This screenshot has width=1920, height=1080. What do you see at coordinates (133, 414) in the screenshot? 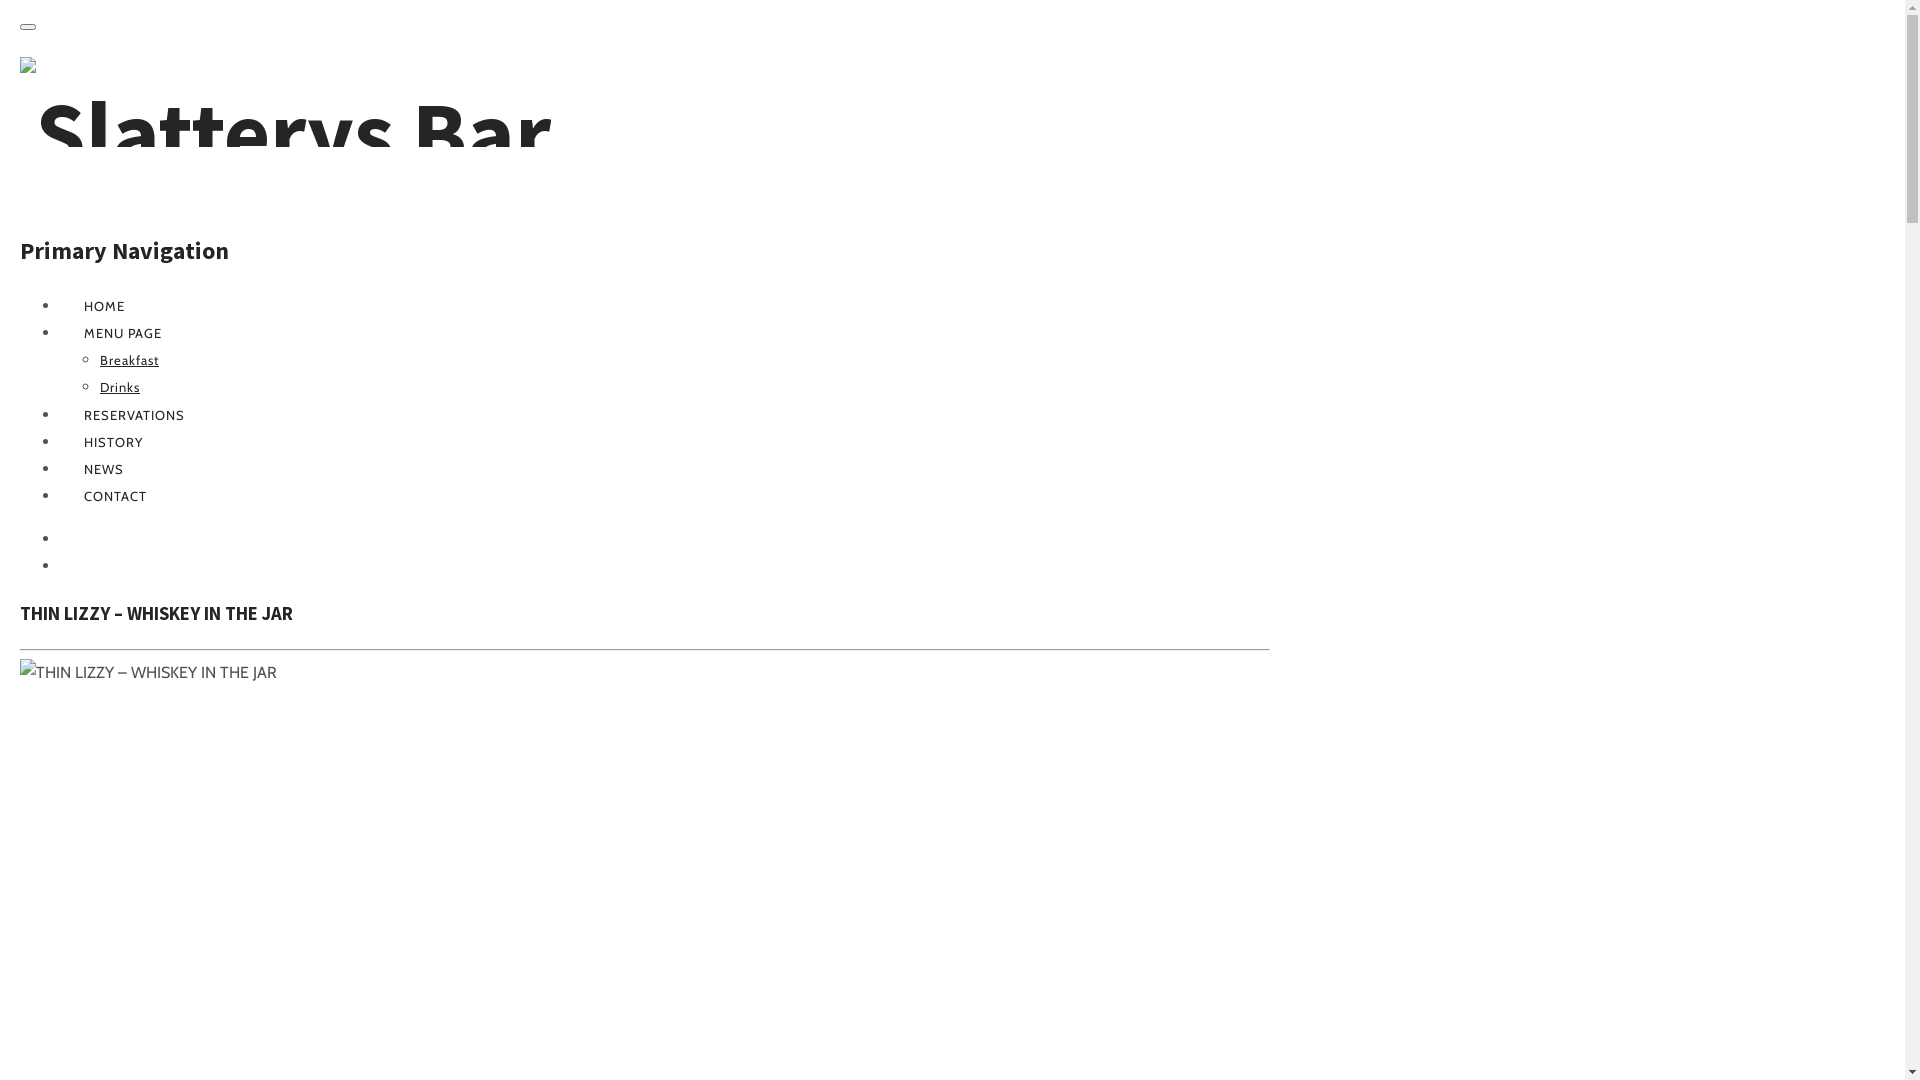
I see `'RESERVATIONS'` at bounding box center [133, 414].